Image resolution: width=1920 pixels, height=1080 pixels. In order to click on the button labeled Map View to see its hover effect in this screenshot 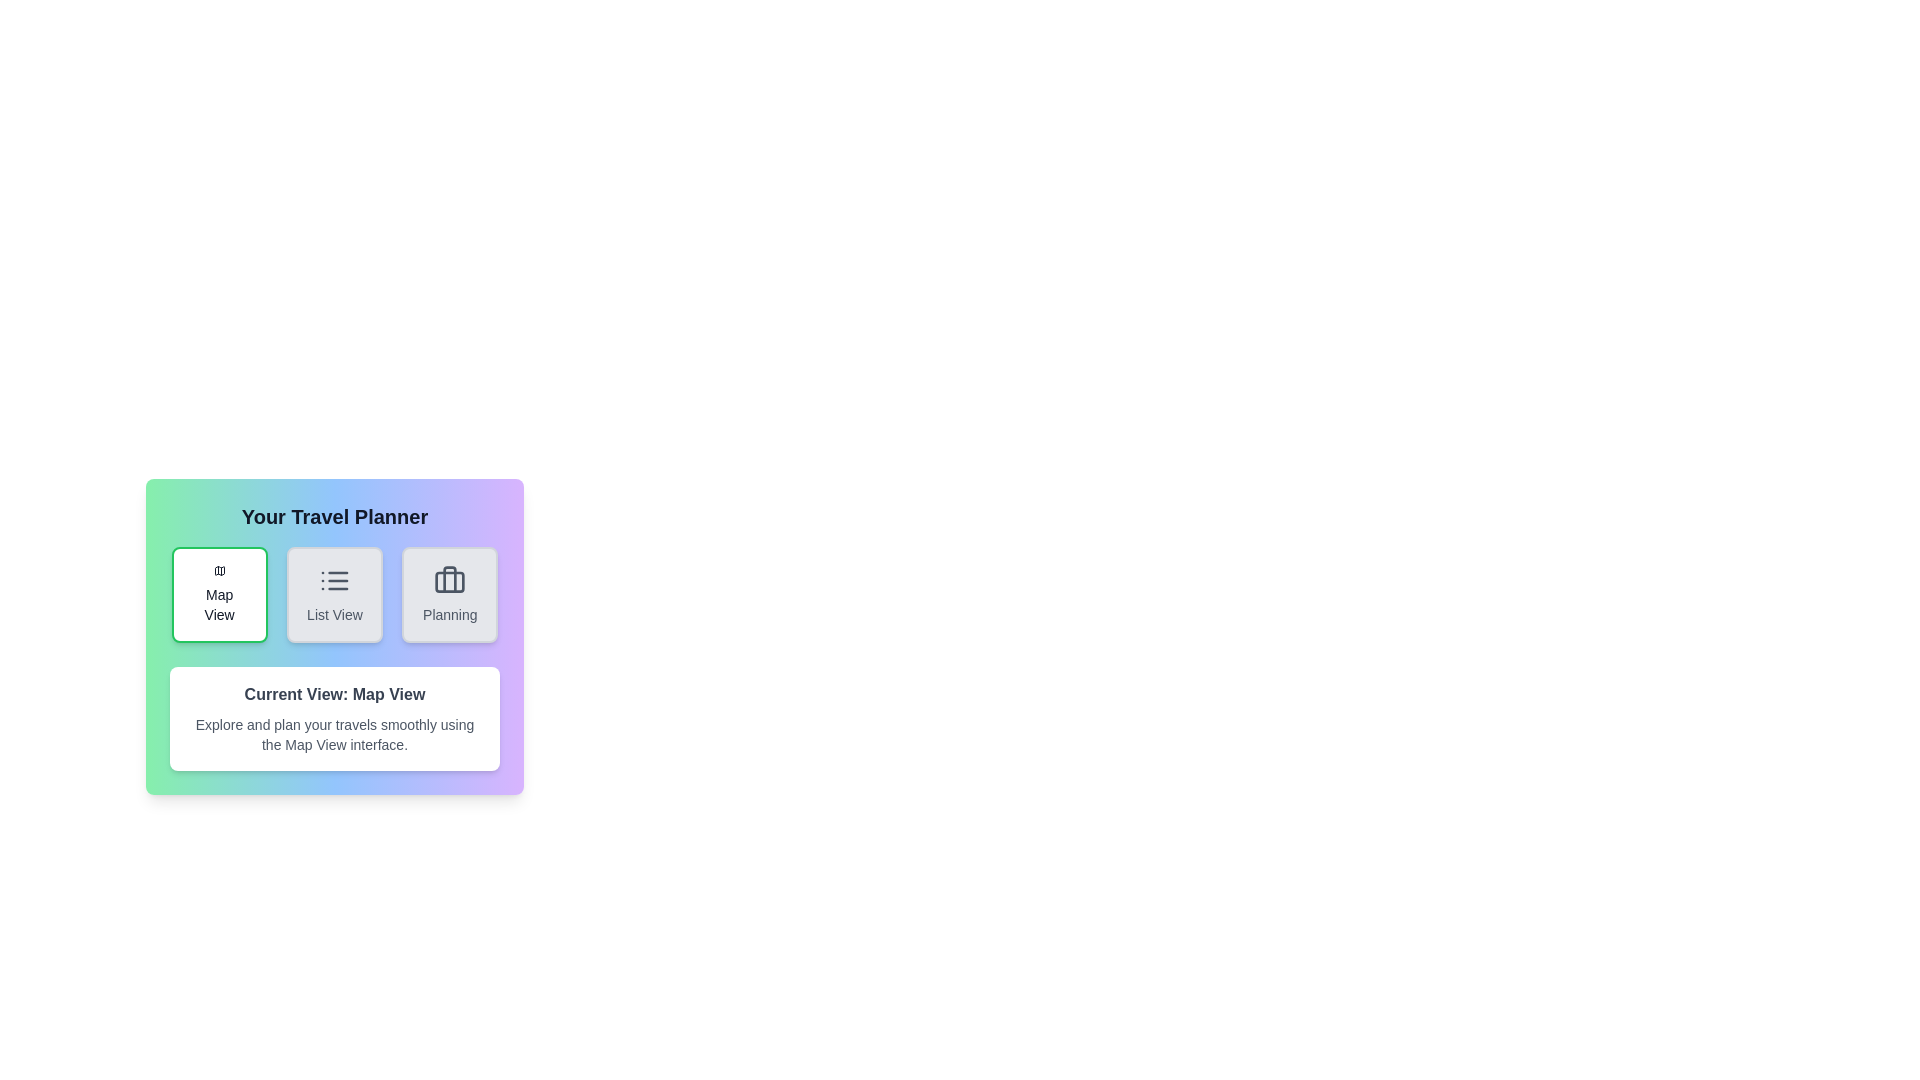, I will do `click(219, 593)`.